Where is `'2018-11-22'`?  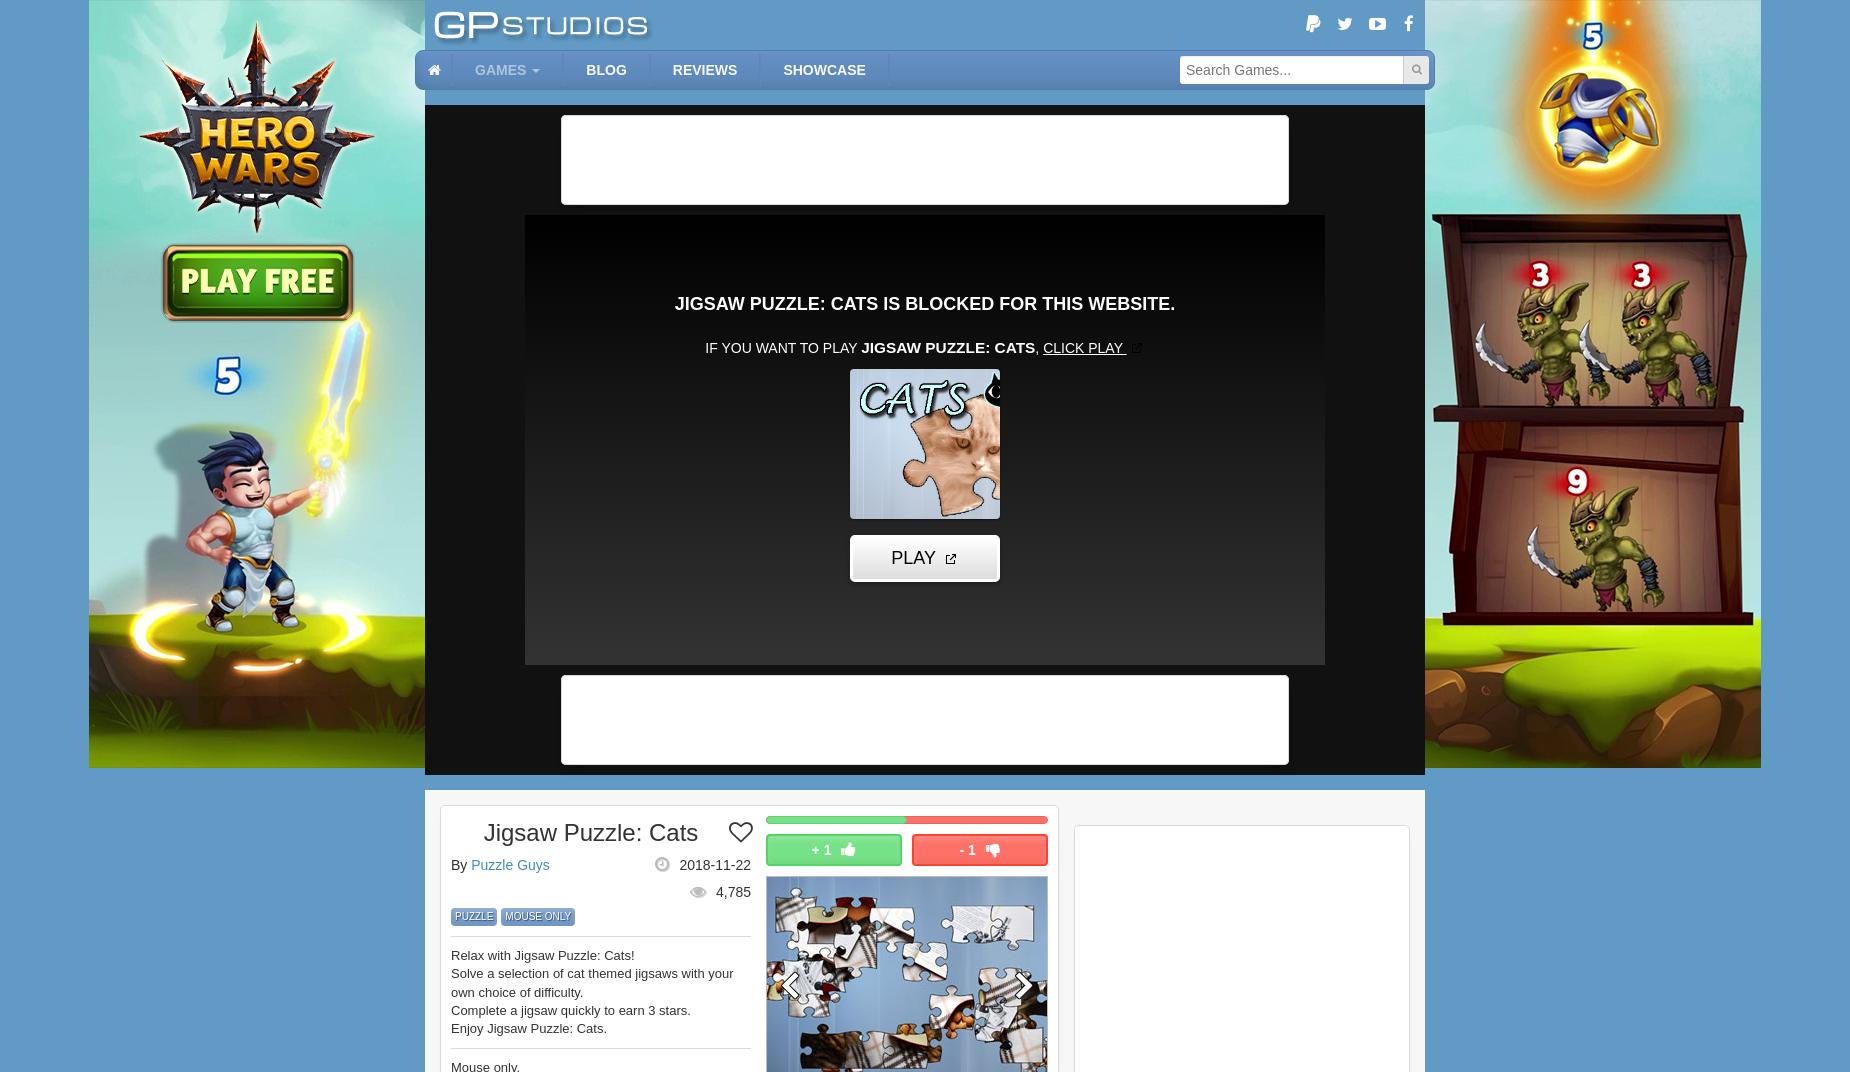
'2018-11-22' is located at coordinates (715, 863).